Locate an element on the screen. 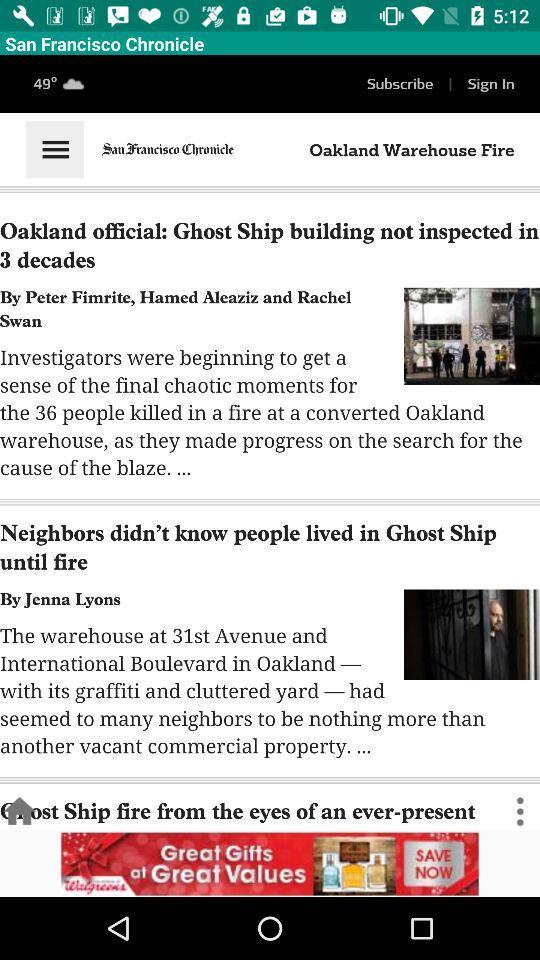 The image size is (540, 960). enlarge the page is located at coordinates (270, 443).